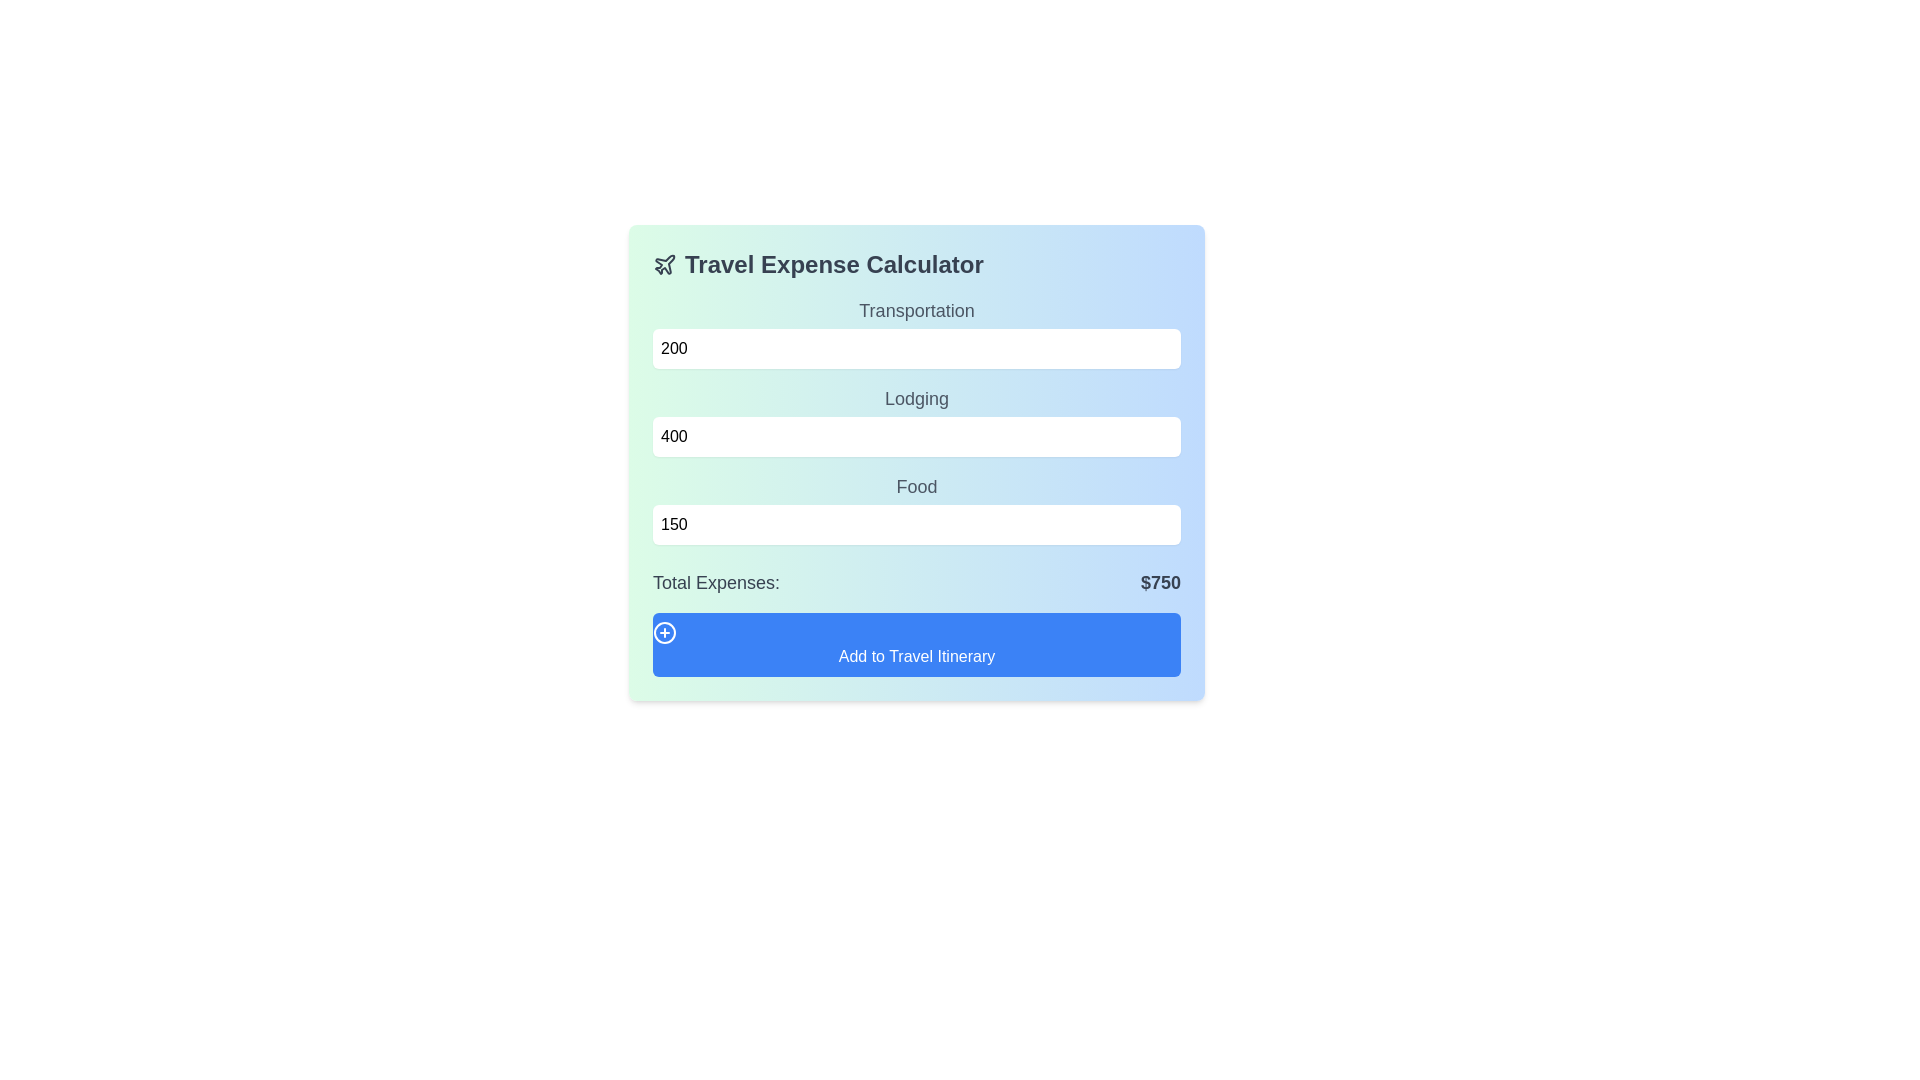 The image size is (1920, 1080). Describe the element at coordinates (716, 582) in the screenshot. I see `the textual label 'Total Expenses:' which is a dark gray label aligned to the left within a light interface` at that location.